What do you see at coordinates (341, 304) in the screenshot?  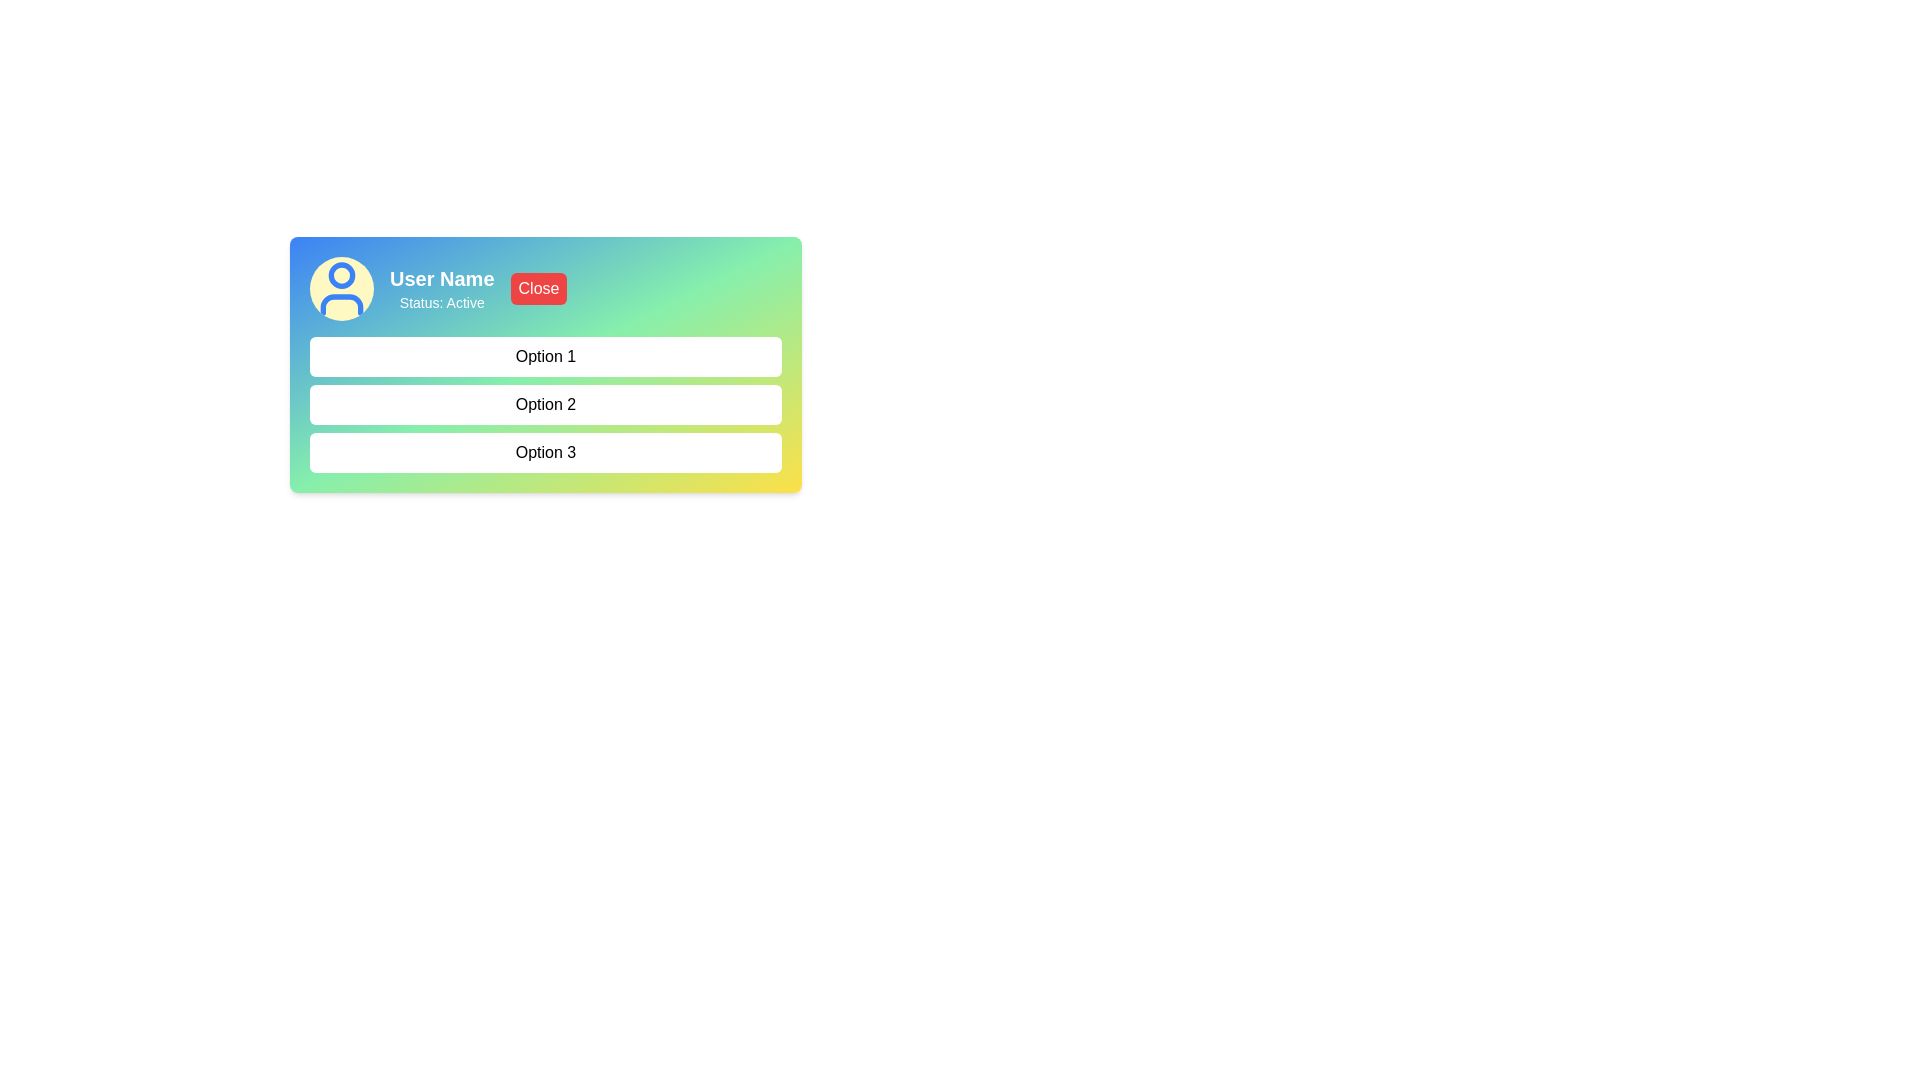 I see `the torso portion of the user avatar icon located beneath the head within the circular avatar icon` at bounding box center [341, 304].